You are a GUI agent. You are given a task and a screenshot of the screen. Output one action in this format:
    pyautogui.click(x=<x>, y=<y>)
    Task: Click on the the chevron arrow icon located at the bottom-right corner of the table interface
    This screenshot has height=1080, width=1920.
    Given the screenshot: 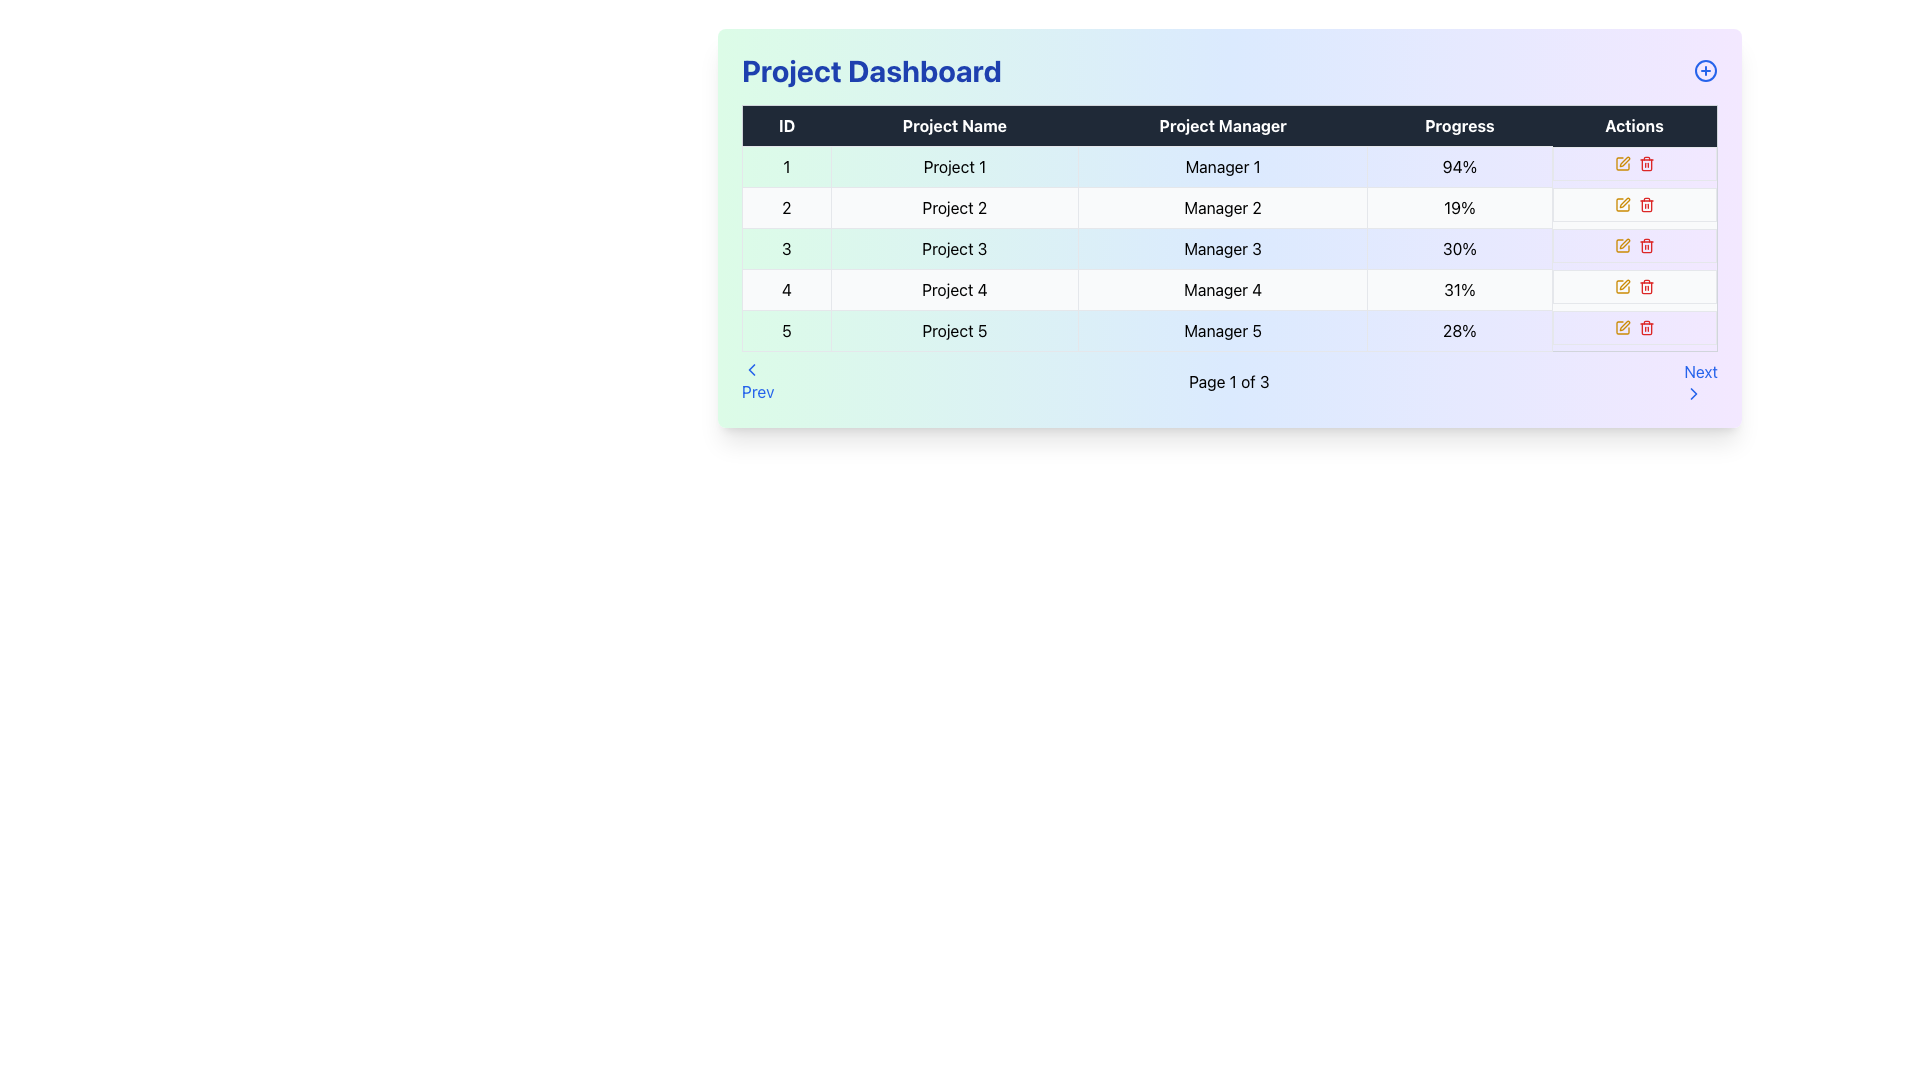 What is the action you would take?
    pyautogui.click(x=1693, y=393)
    